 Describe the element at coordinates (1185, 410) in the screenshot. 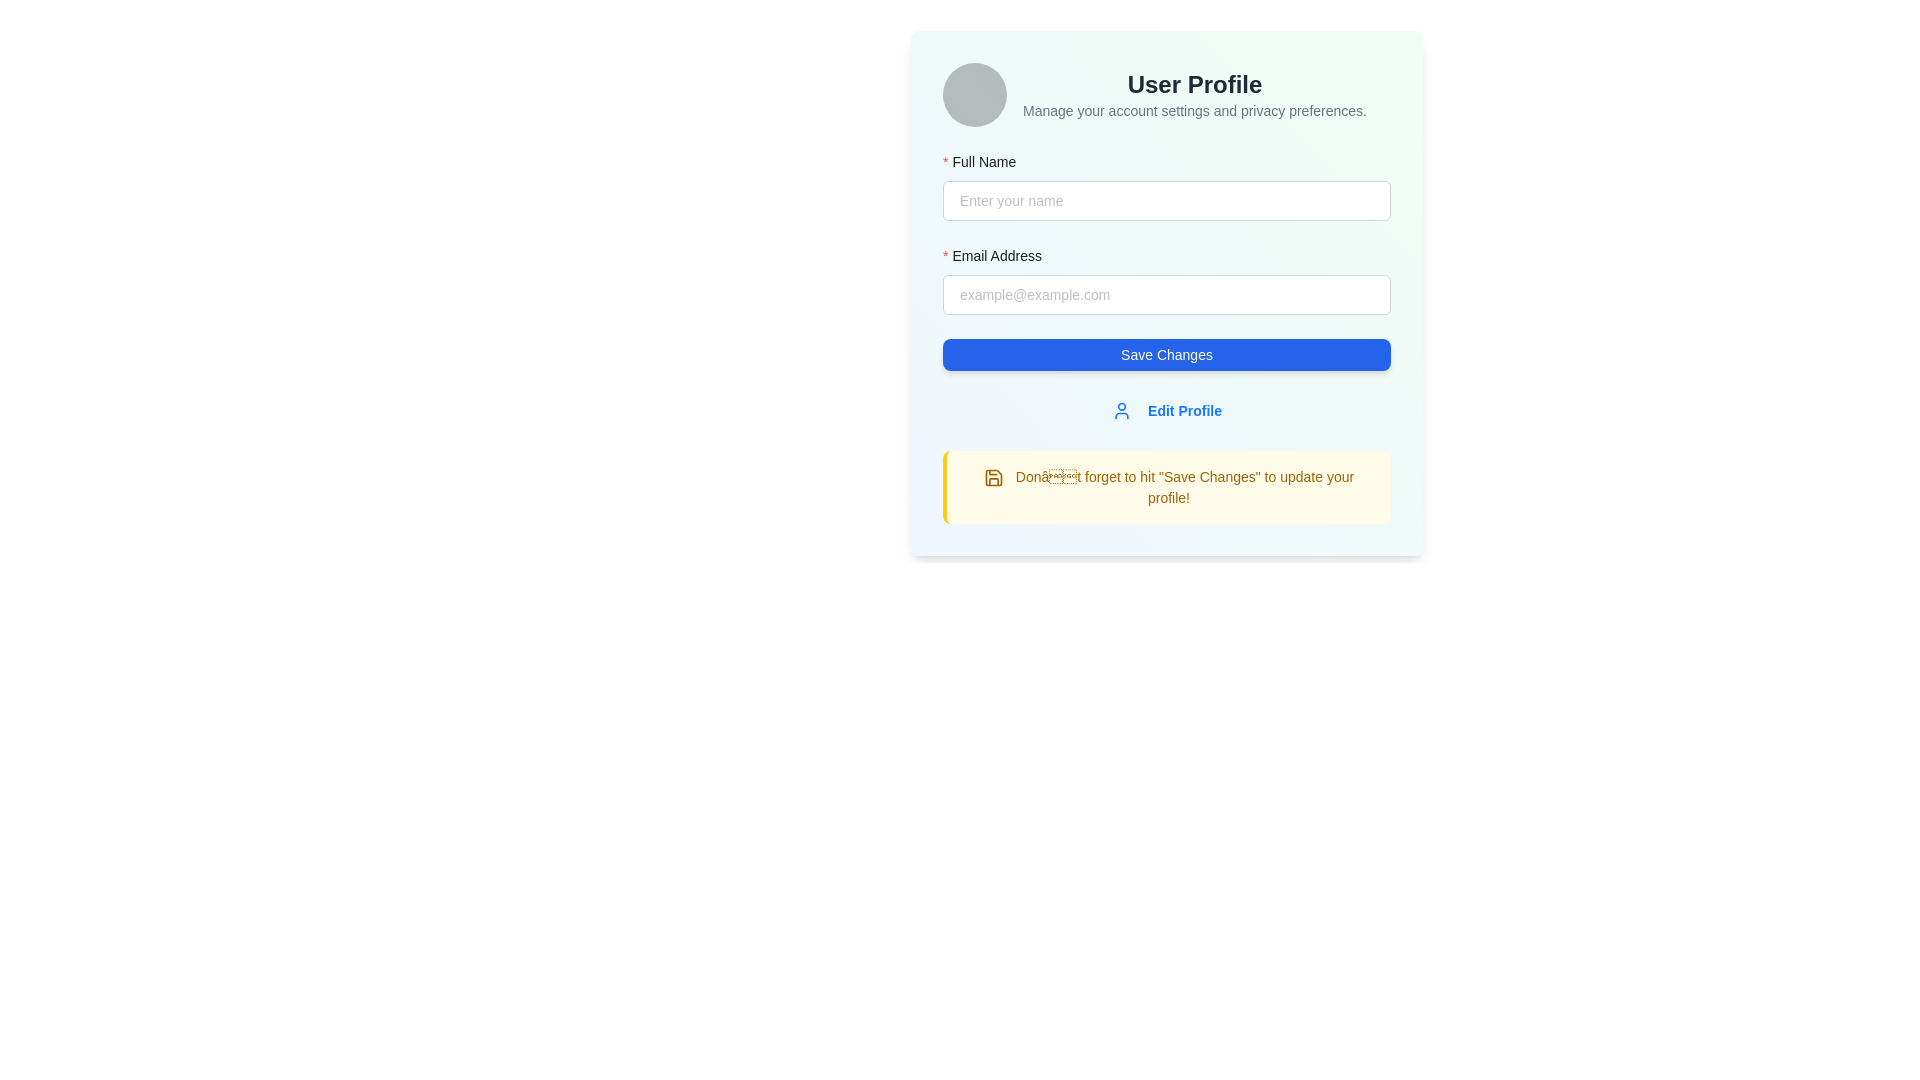

I see `the text label for editing profile information located at the center-bottom section of the interface, just below the 'Save Changes' button` at that location.